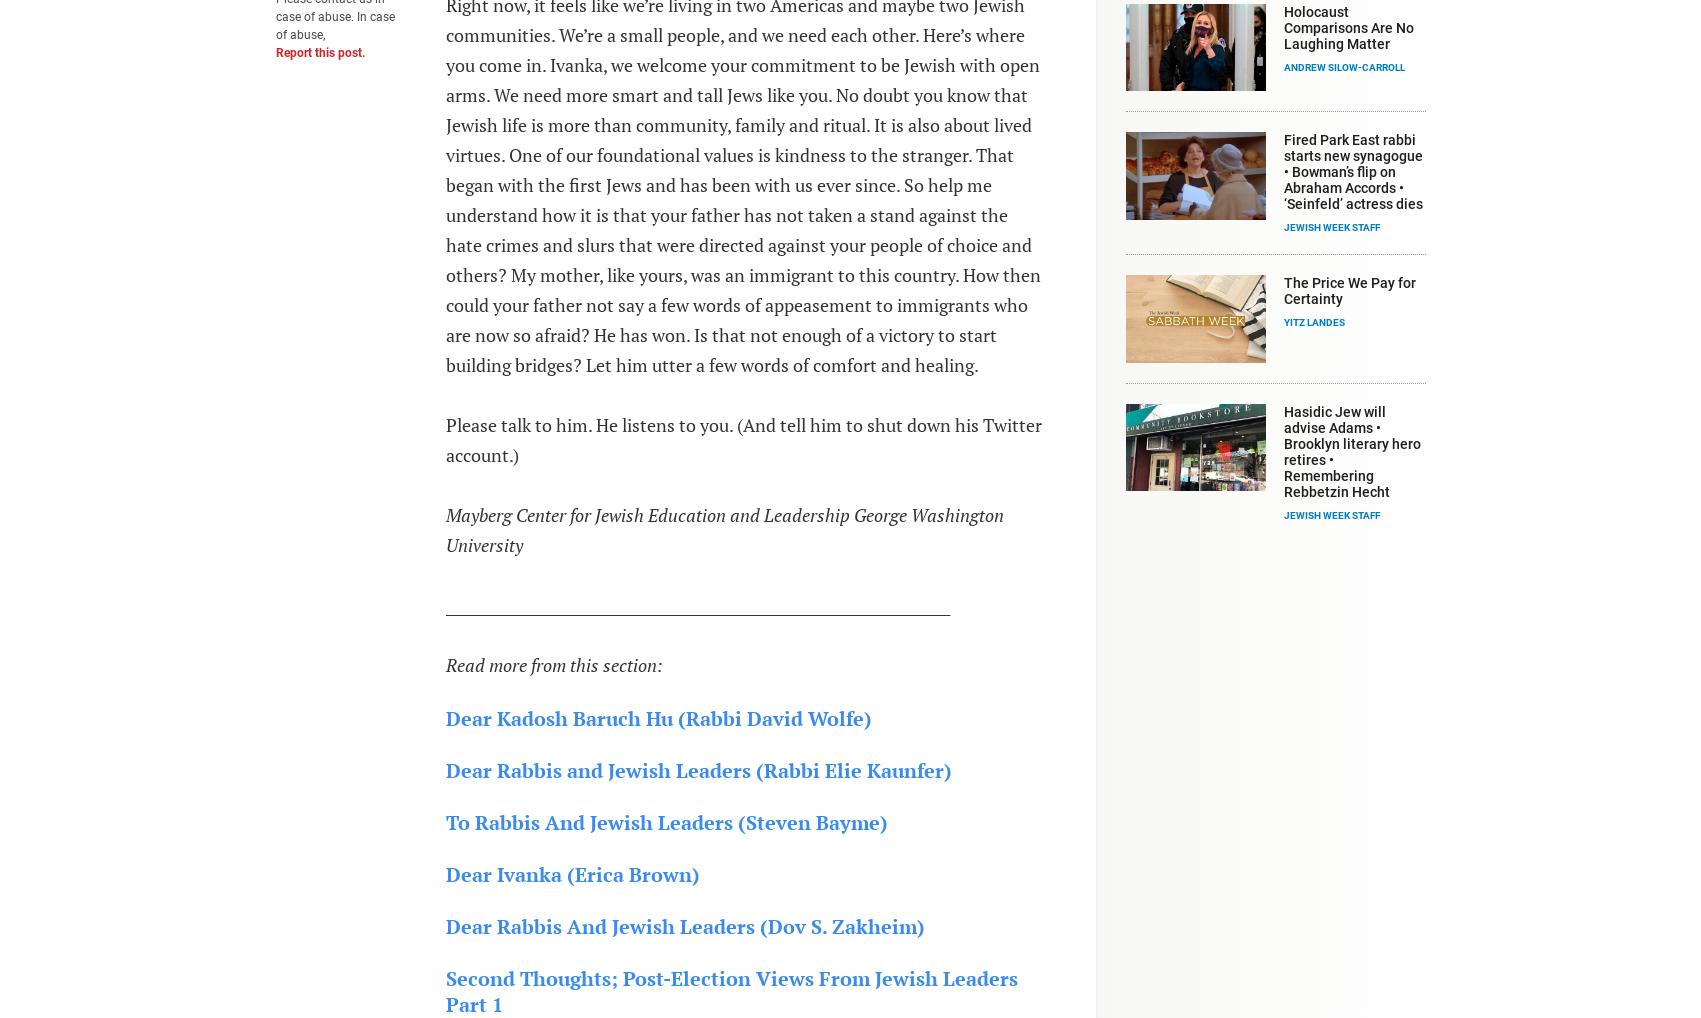 This screenshot has width=1701, height=1018. I want to click on 'Dear Kadosh Baruch Hu (Rabbi David Wolfe)', so click(656, 717).